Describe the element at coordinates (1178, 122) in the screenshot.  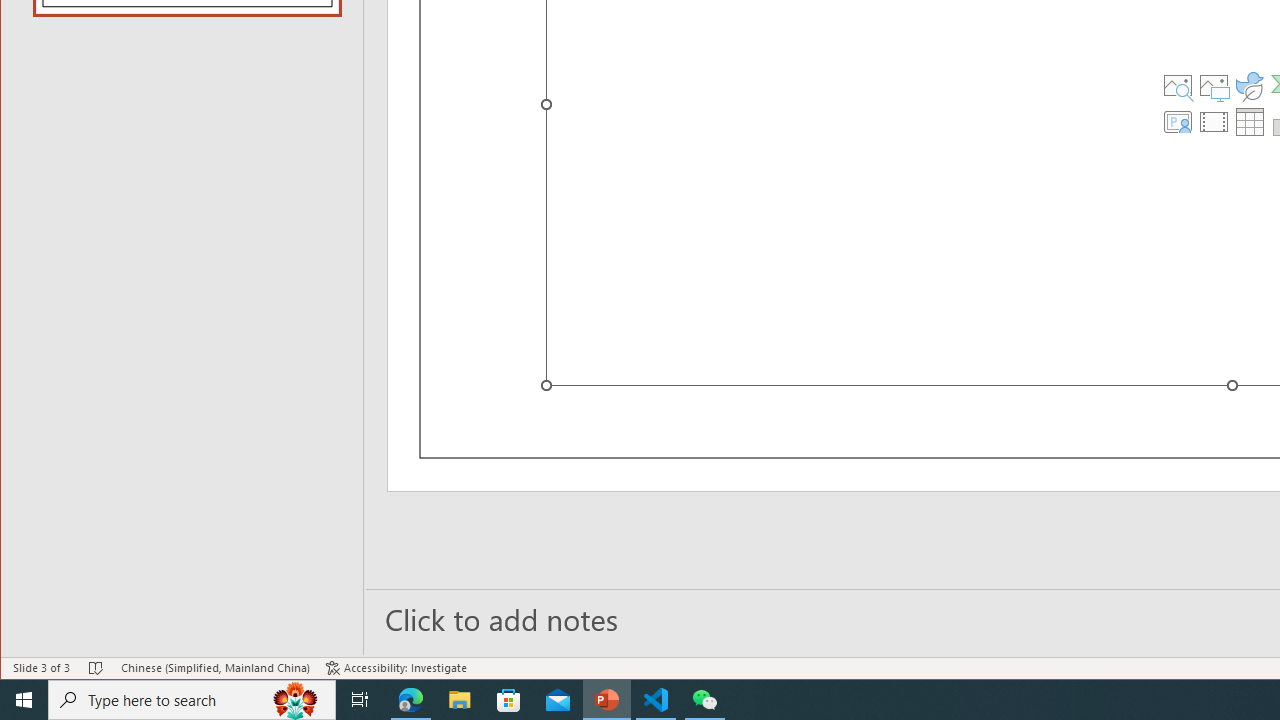
I see `'Insert Cameo'` at that location.